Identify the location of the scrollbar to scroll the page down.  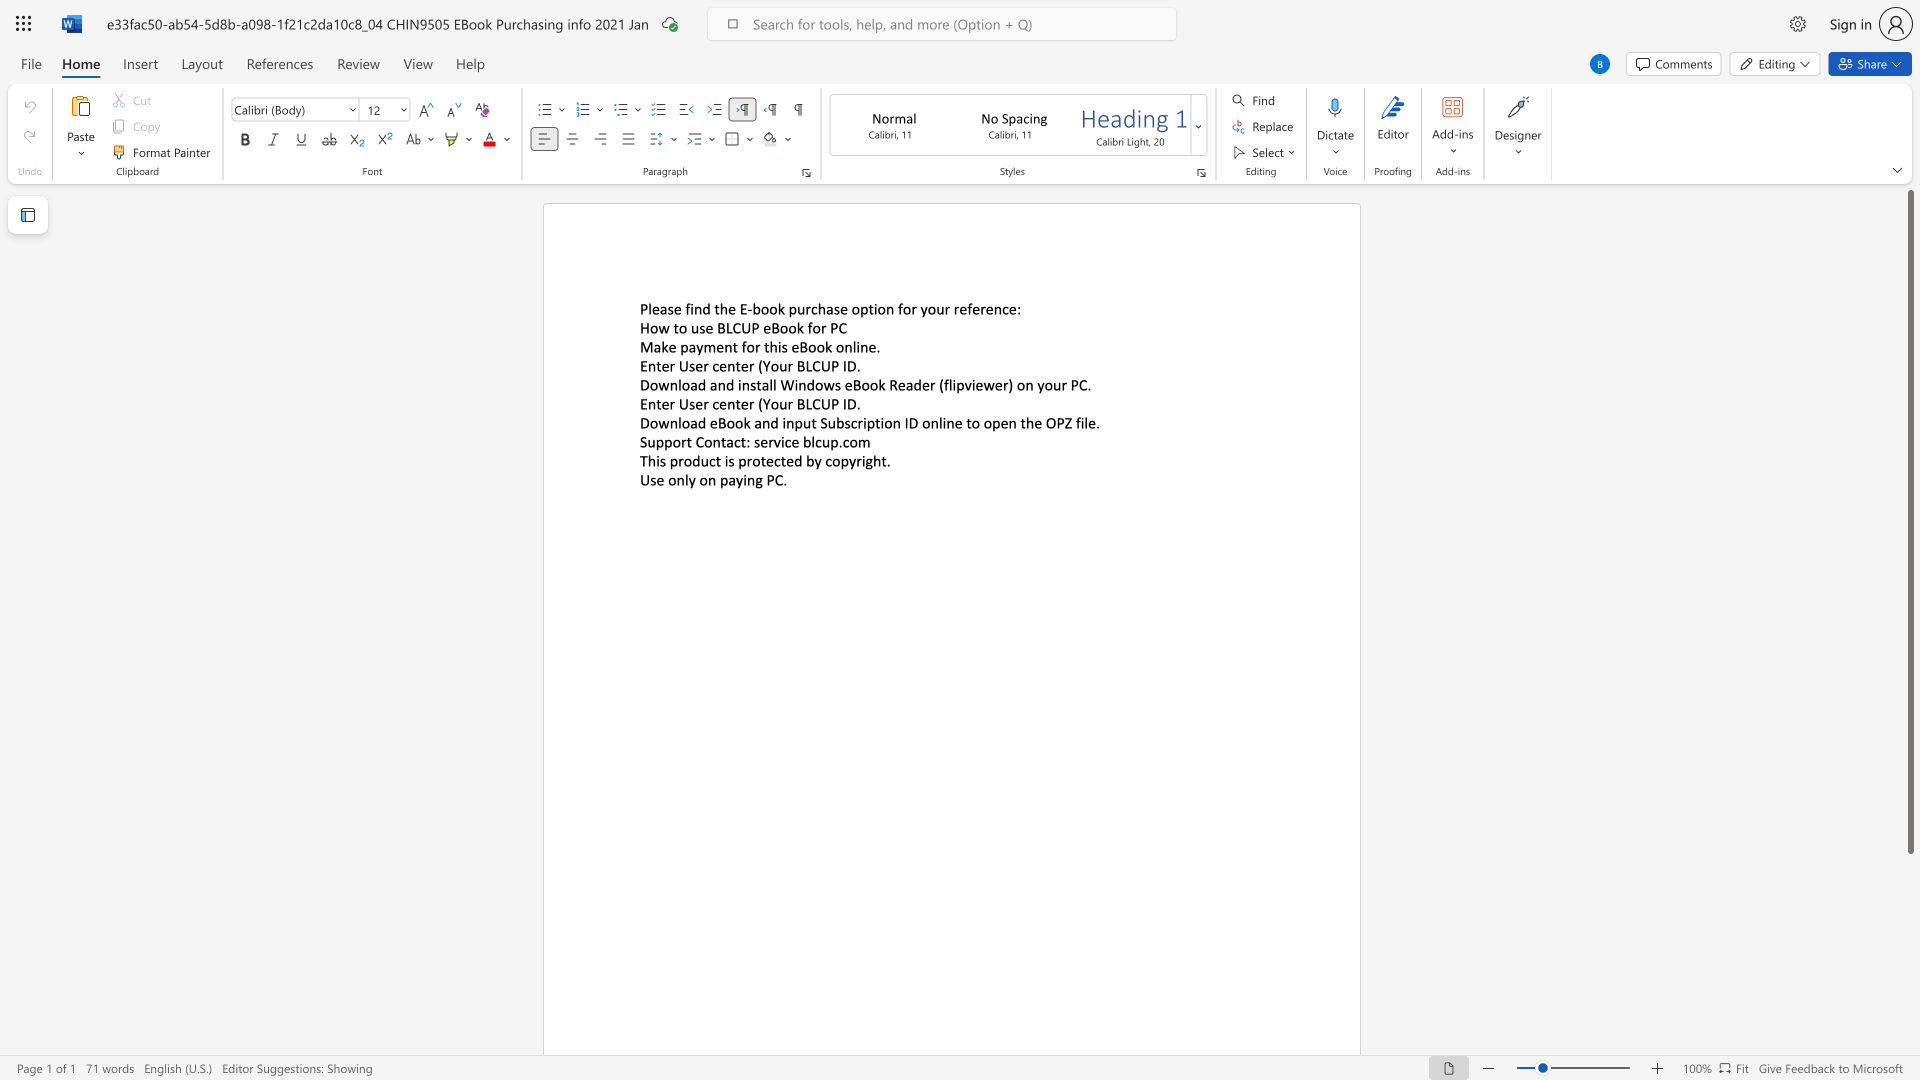
(1909, 968).